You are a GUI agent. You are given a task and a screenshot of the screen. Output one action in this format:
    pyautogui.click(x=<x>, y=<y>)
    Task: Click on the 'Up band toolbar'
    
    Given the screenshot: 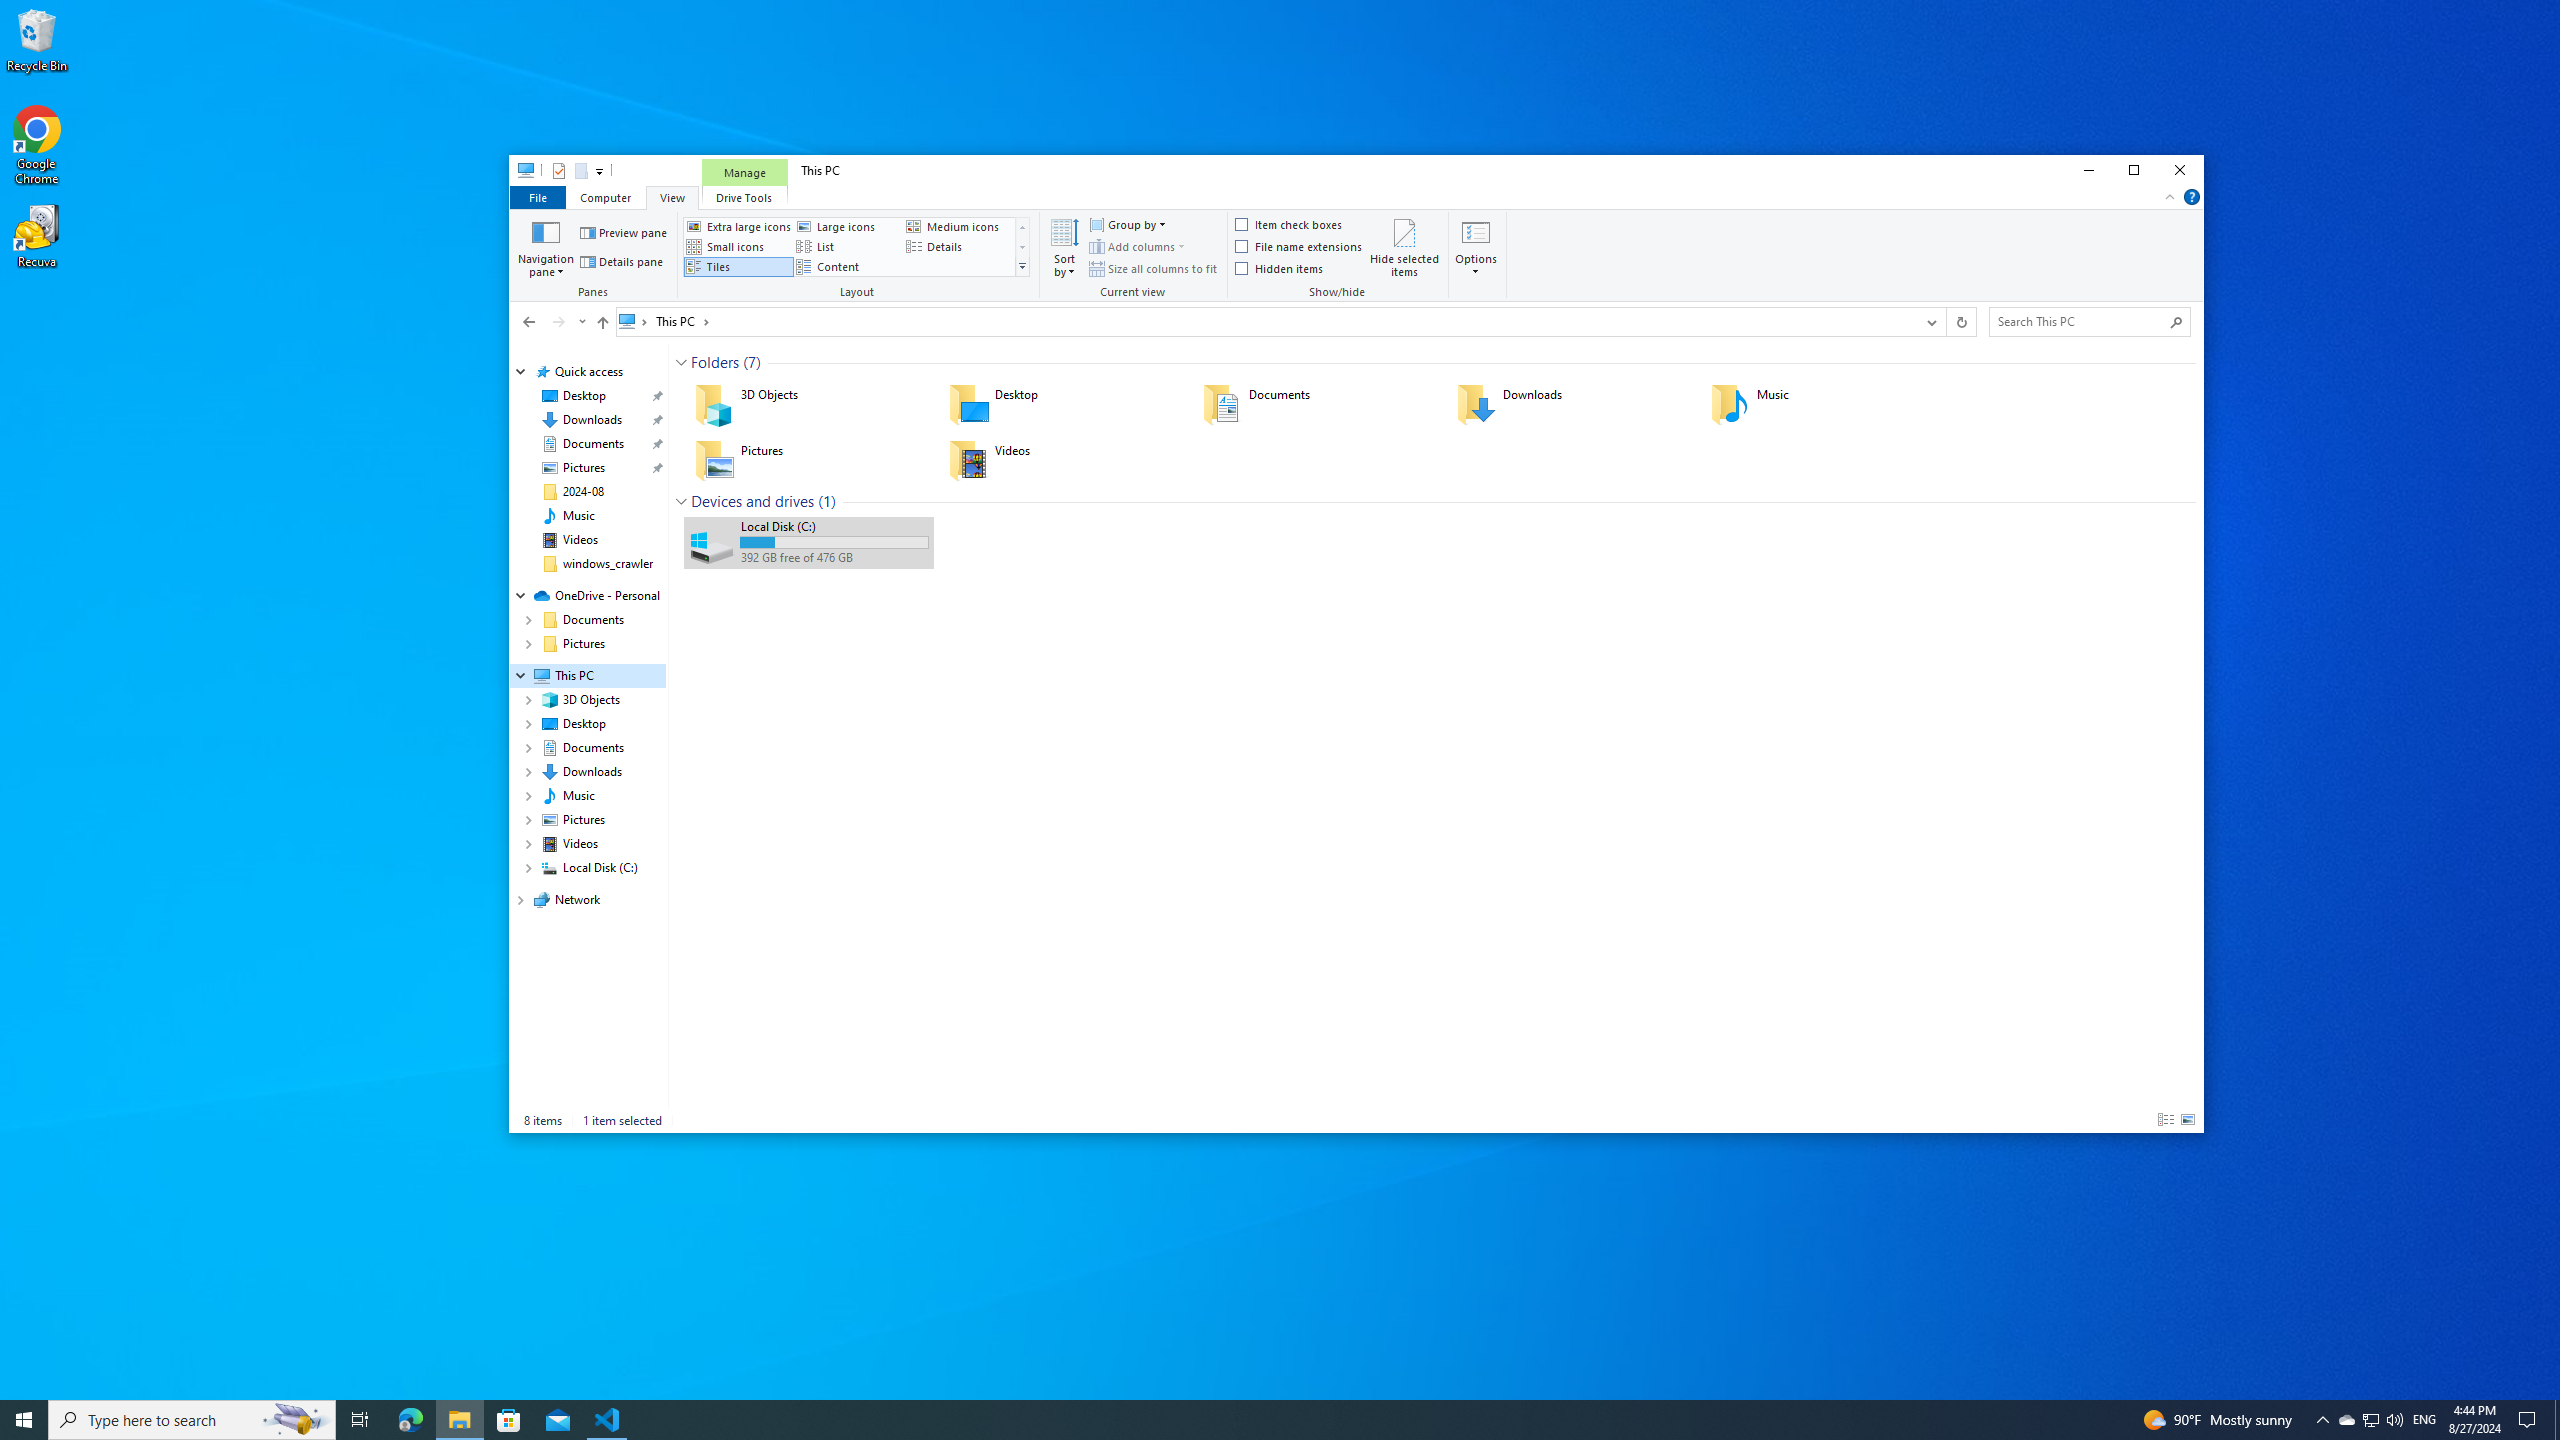 What is the action you would take?
    pyautogui.click(x=602, y=325)
    